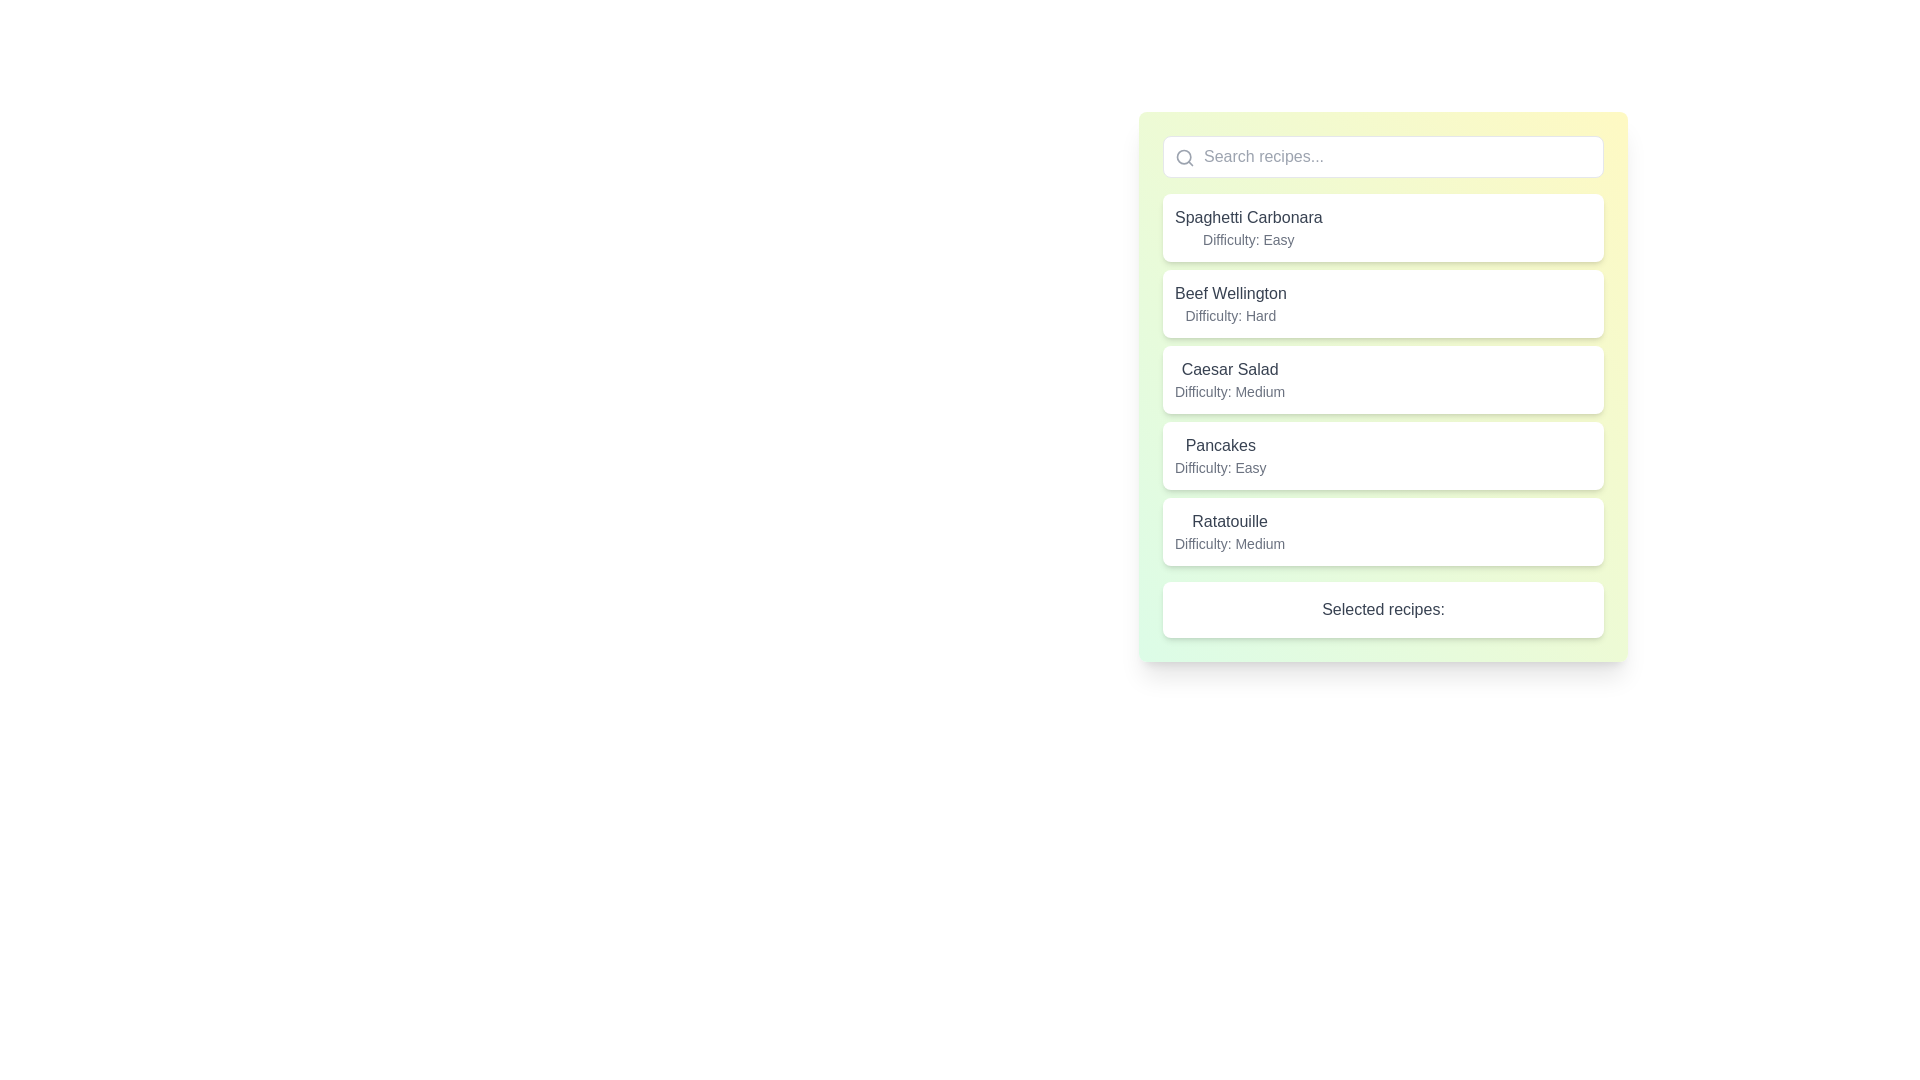 This screenshot has width=1920, height=1080. What do you see at coordinates (1229, 315) in the screenshot?
I see `the difficulty level label for the recipe 'Beef Wellington' located beneath the recipe title within the second card in the vertical list of recipe cards` at bounding box center [1229, 315].